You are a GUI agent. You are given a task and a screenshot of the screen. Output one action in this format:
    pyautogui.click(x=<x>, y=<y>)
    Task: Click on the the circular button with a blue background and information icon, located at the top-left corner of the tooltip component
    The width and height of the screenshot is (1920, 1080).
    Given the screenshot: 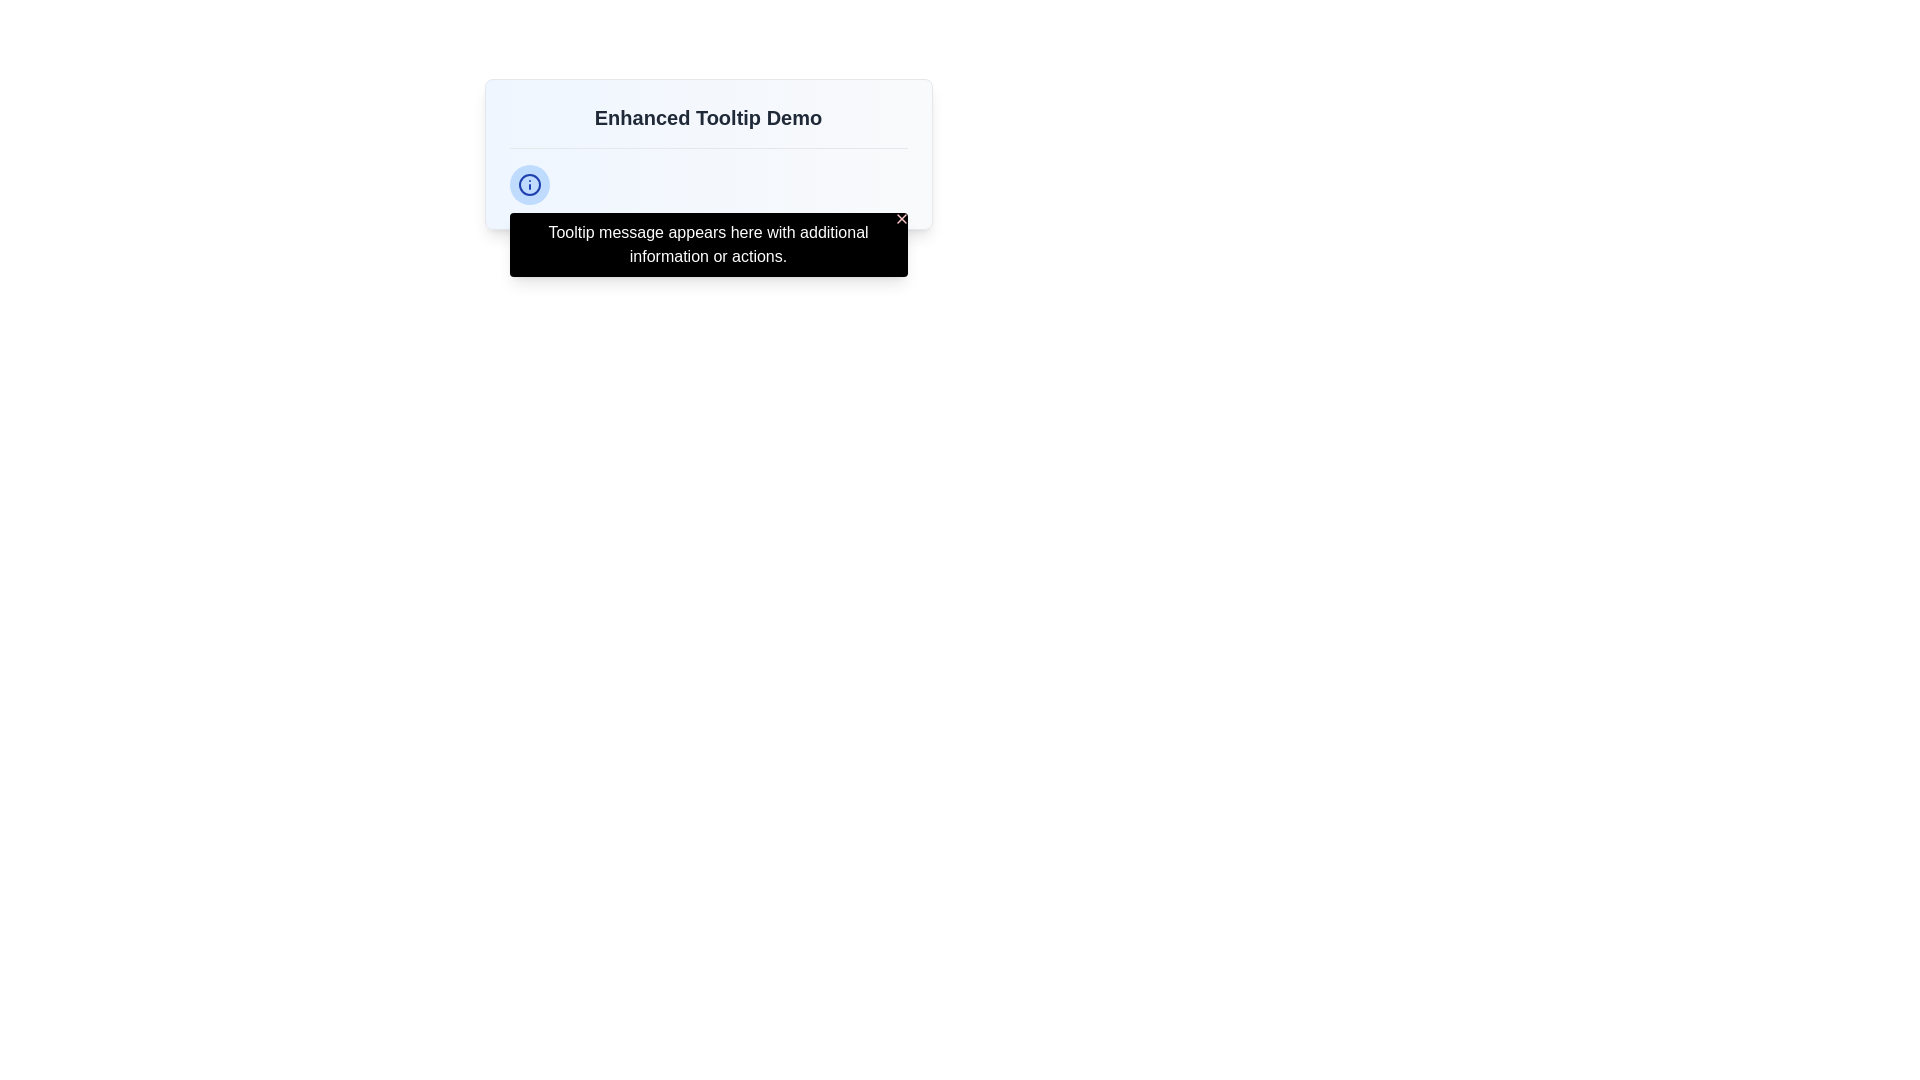 What is the action you would take?
    pyautogui.click(x=529, y=185)
    